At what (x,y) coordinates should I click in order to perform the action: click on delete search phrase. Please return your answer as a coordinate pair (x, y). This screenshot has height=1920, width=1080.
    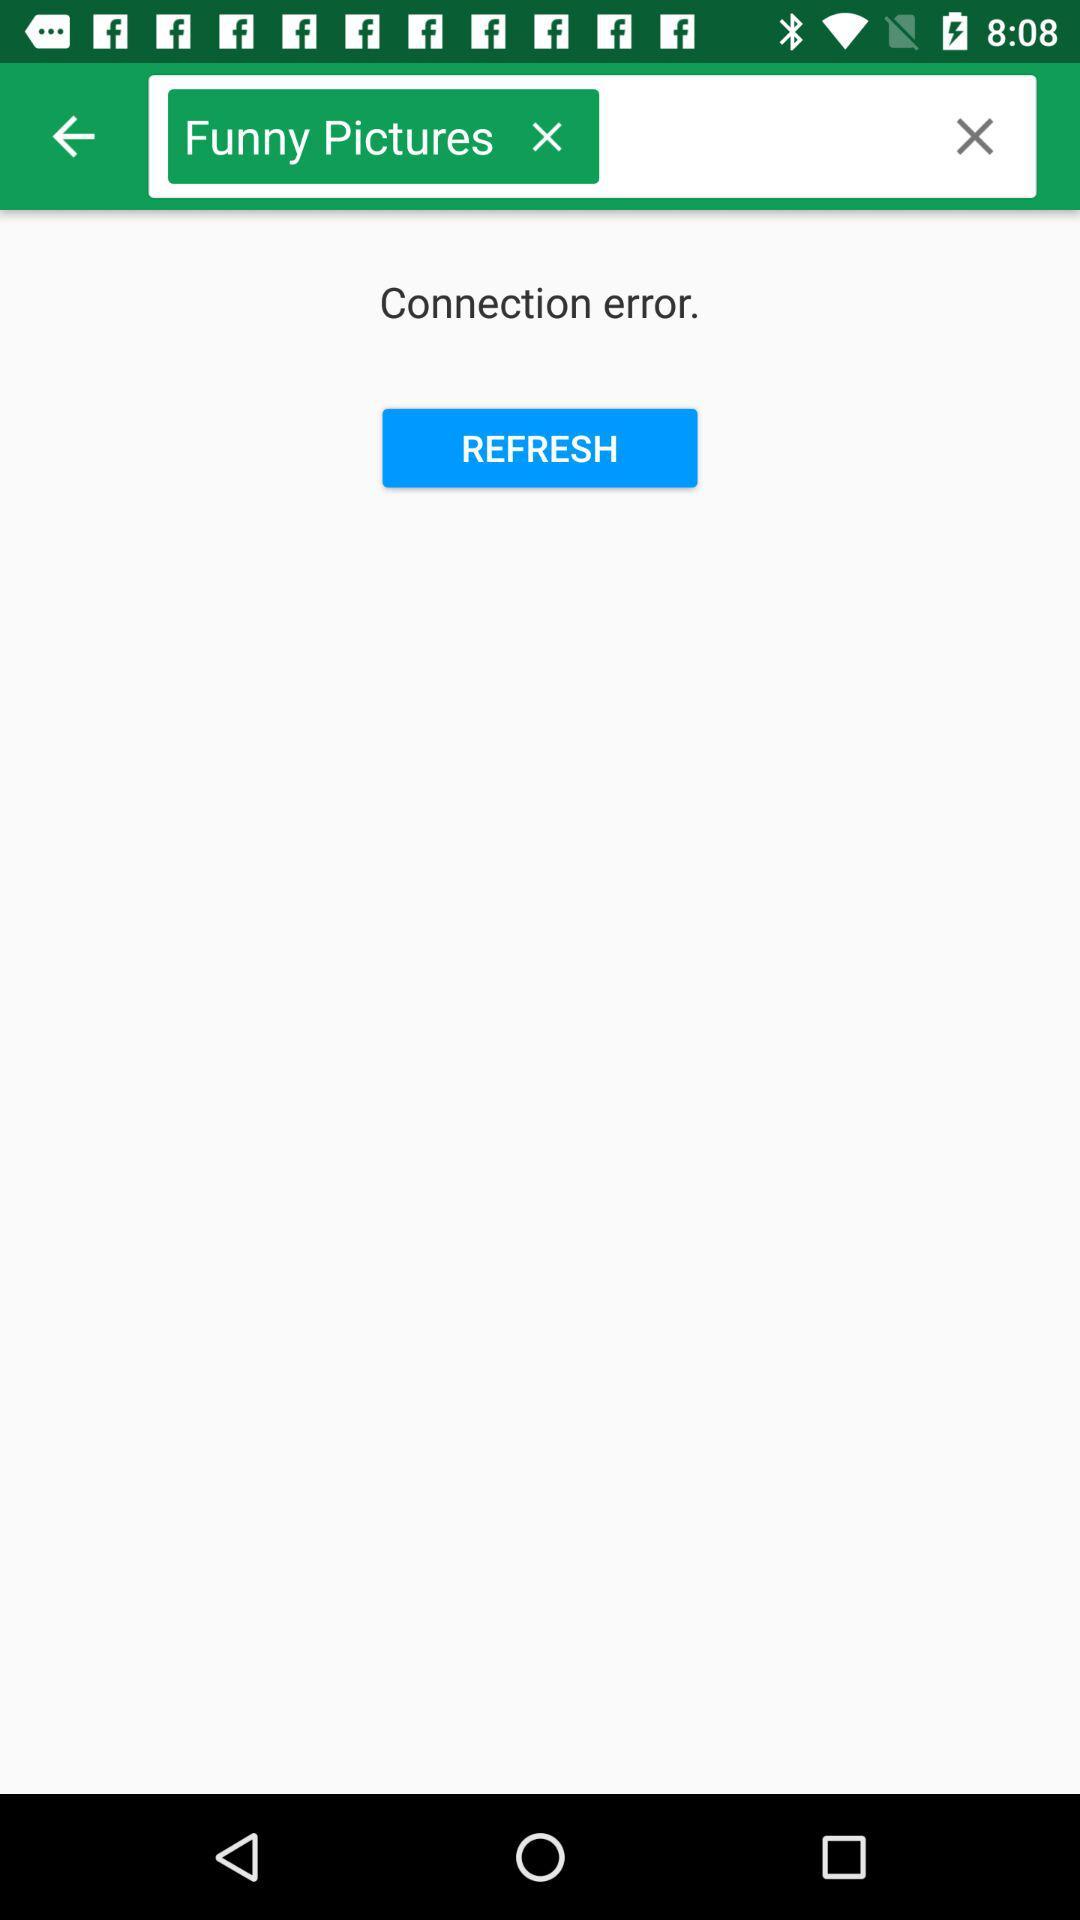
    Looking at the image, I should click on (546, 135).